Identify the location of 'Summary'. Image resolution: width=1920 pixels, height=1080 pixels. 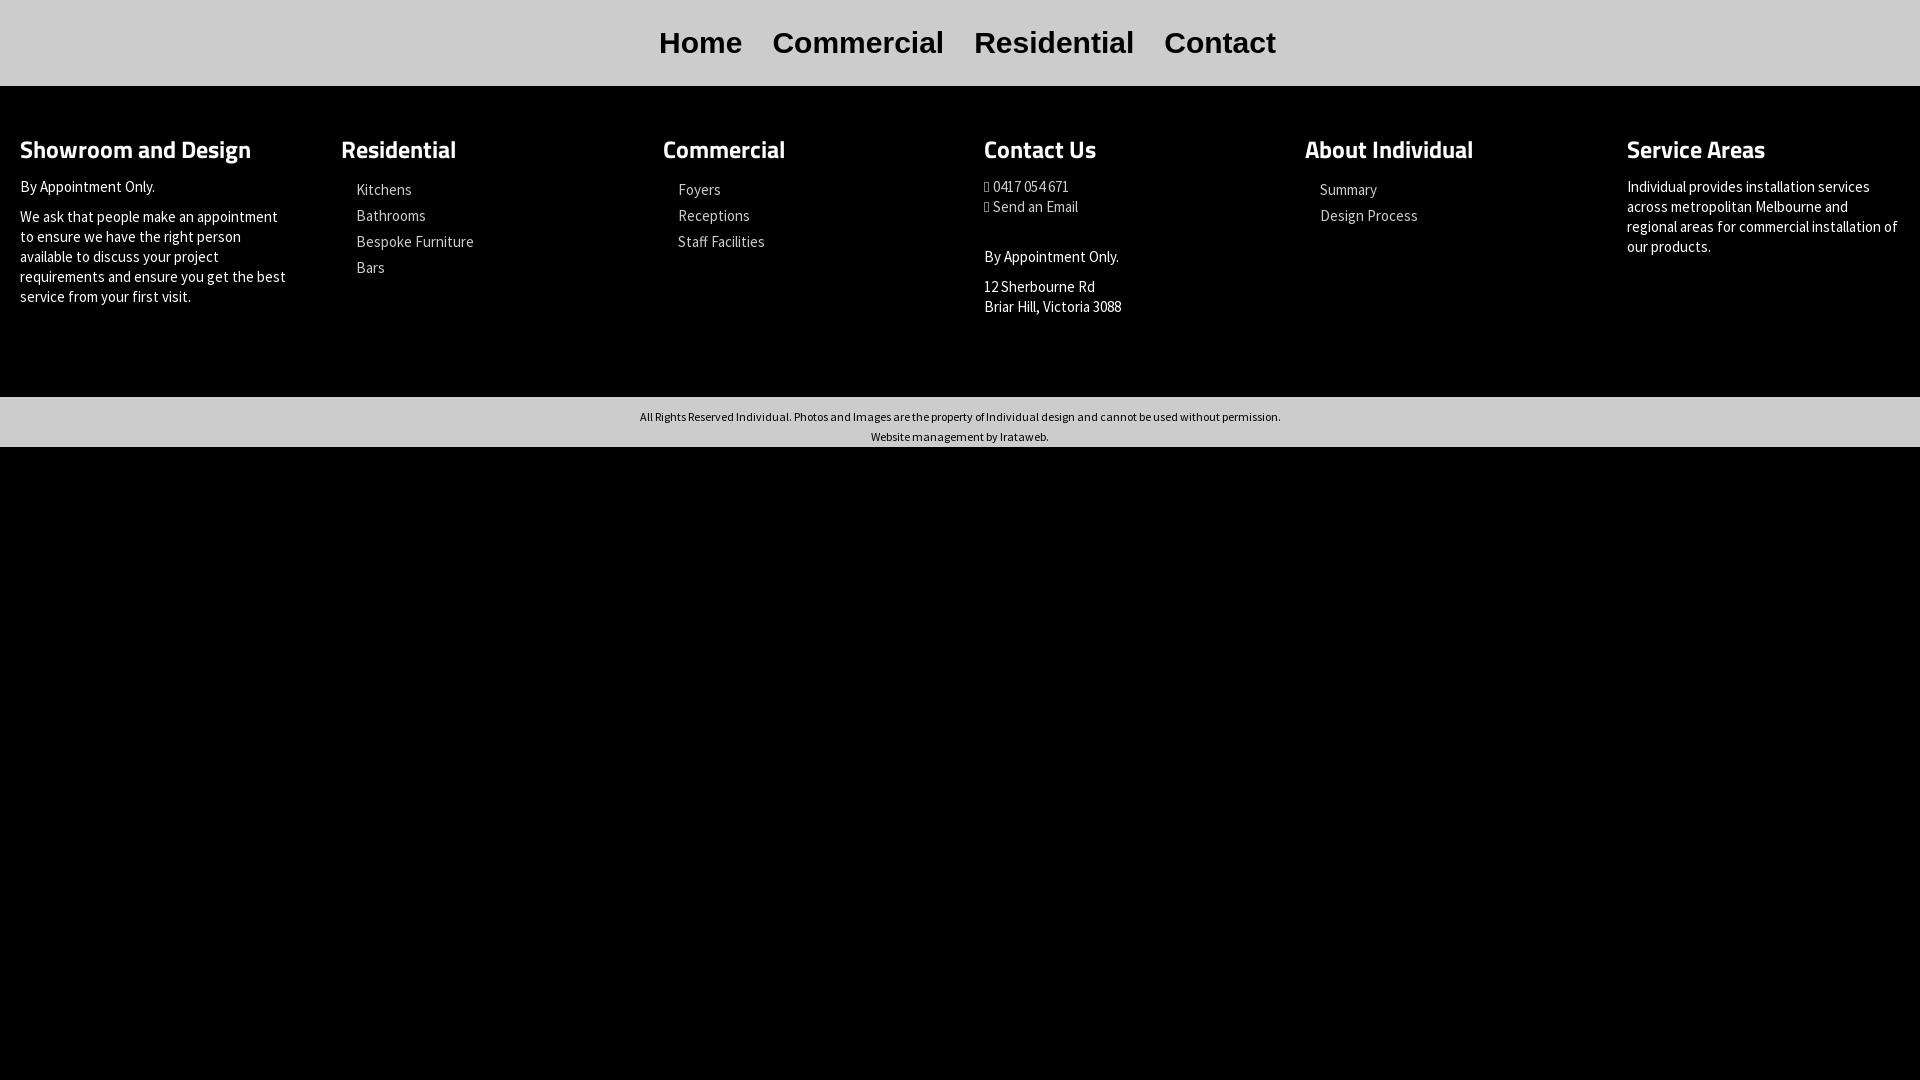
(1441, 189).